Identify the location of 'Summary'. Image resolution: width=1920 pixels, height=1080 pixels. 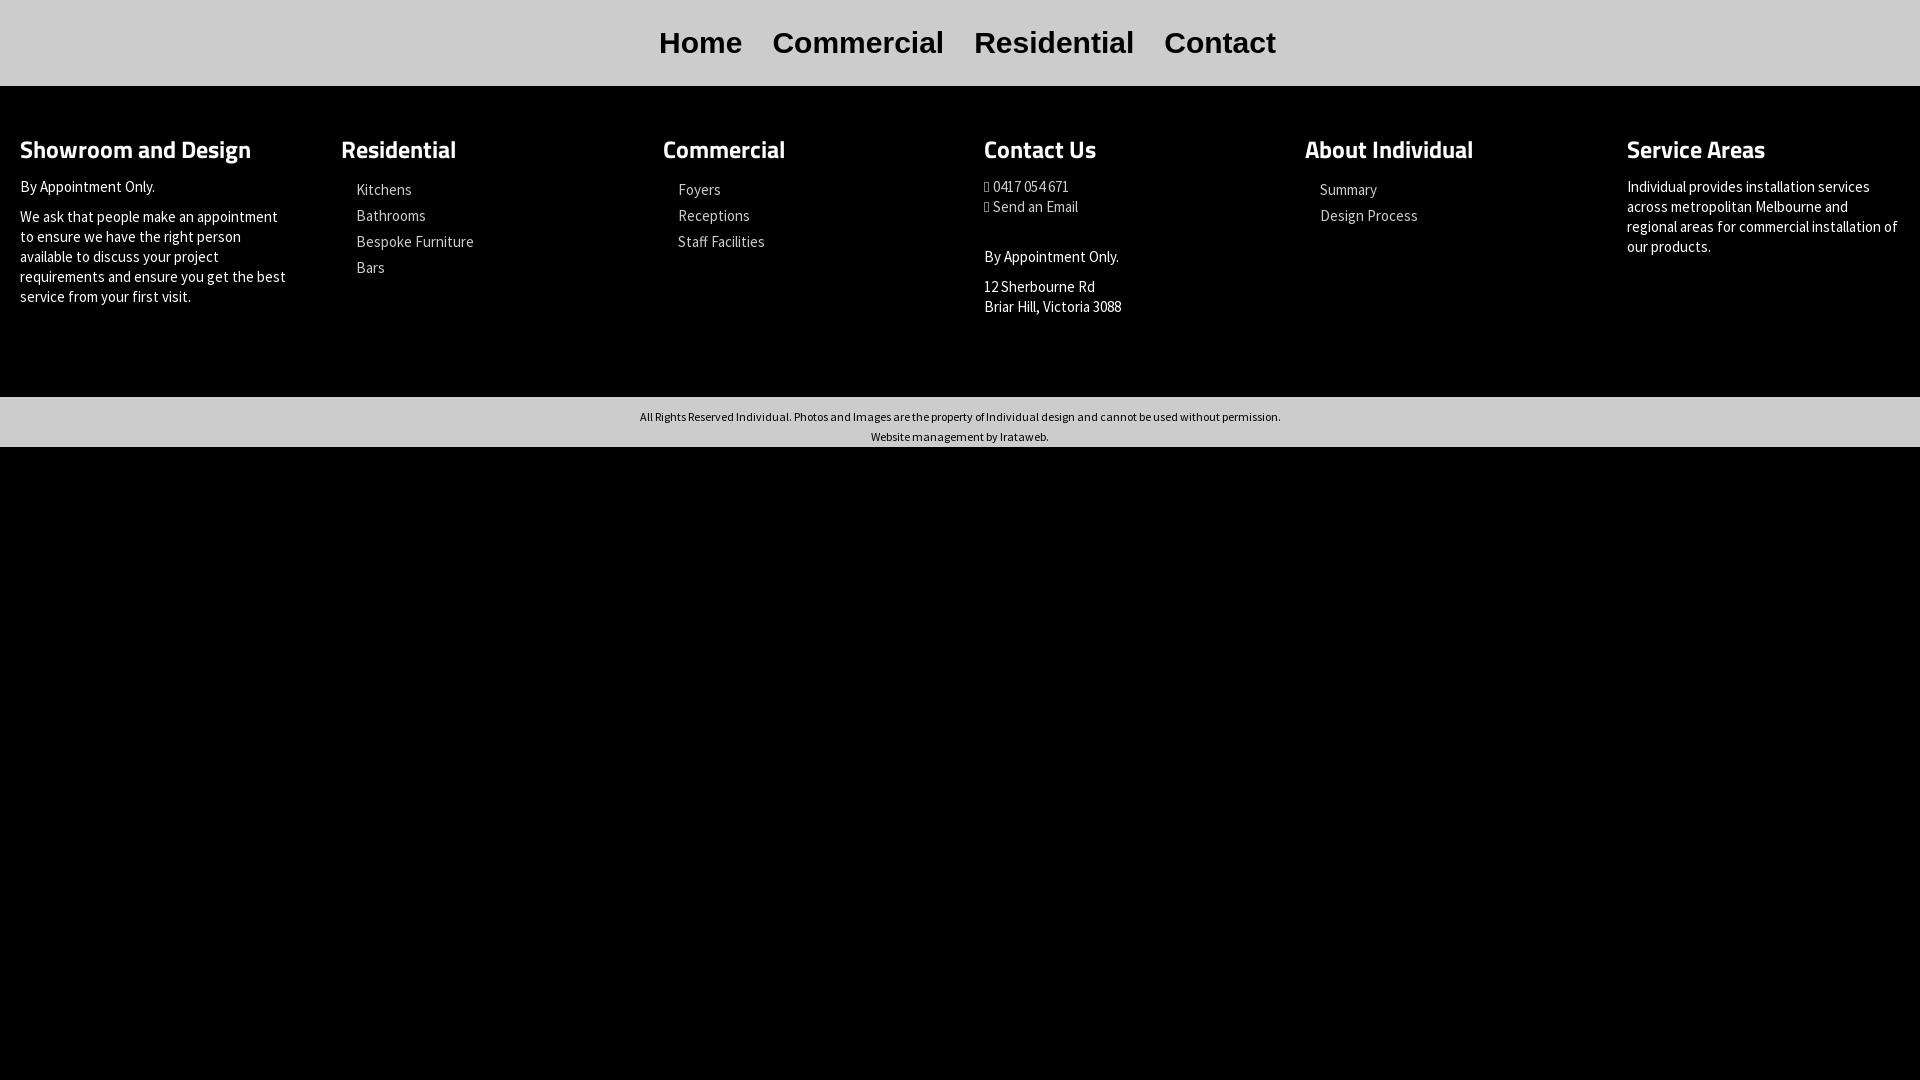
(1441, 189).